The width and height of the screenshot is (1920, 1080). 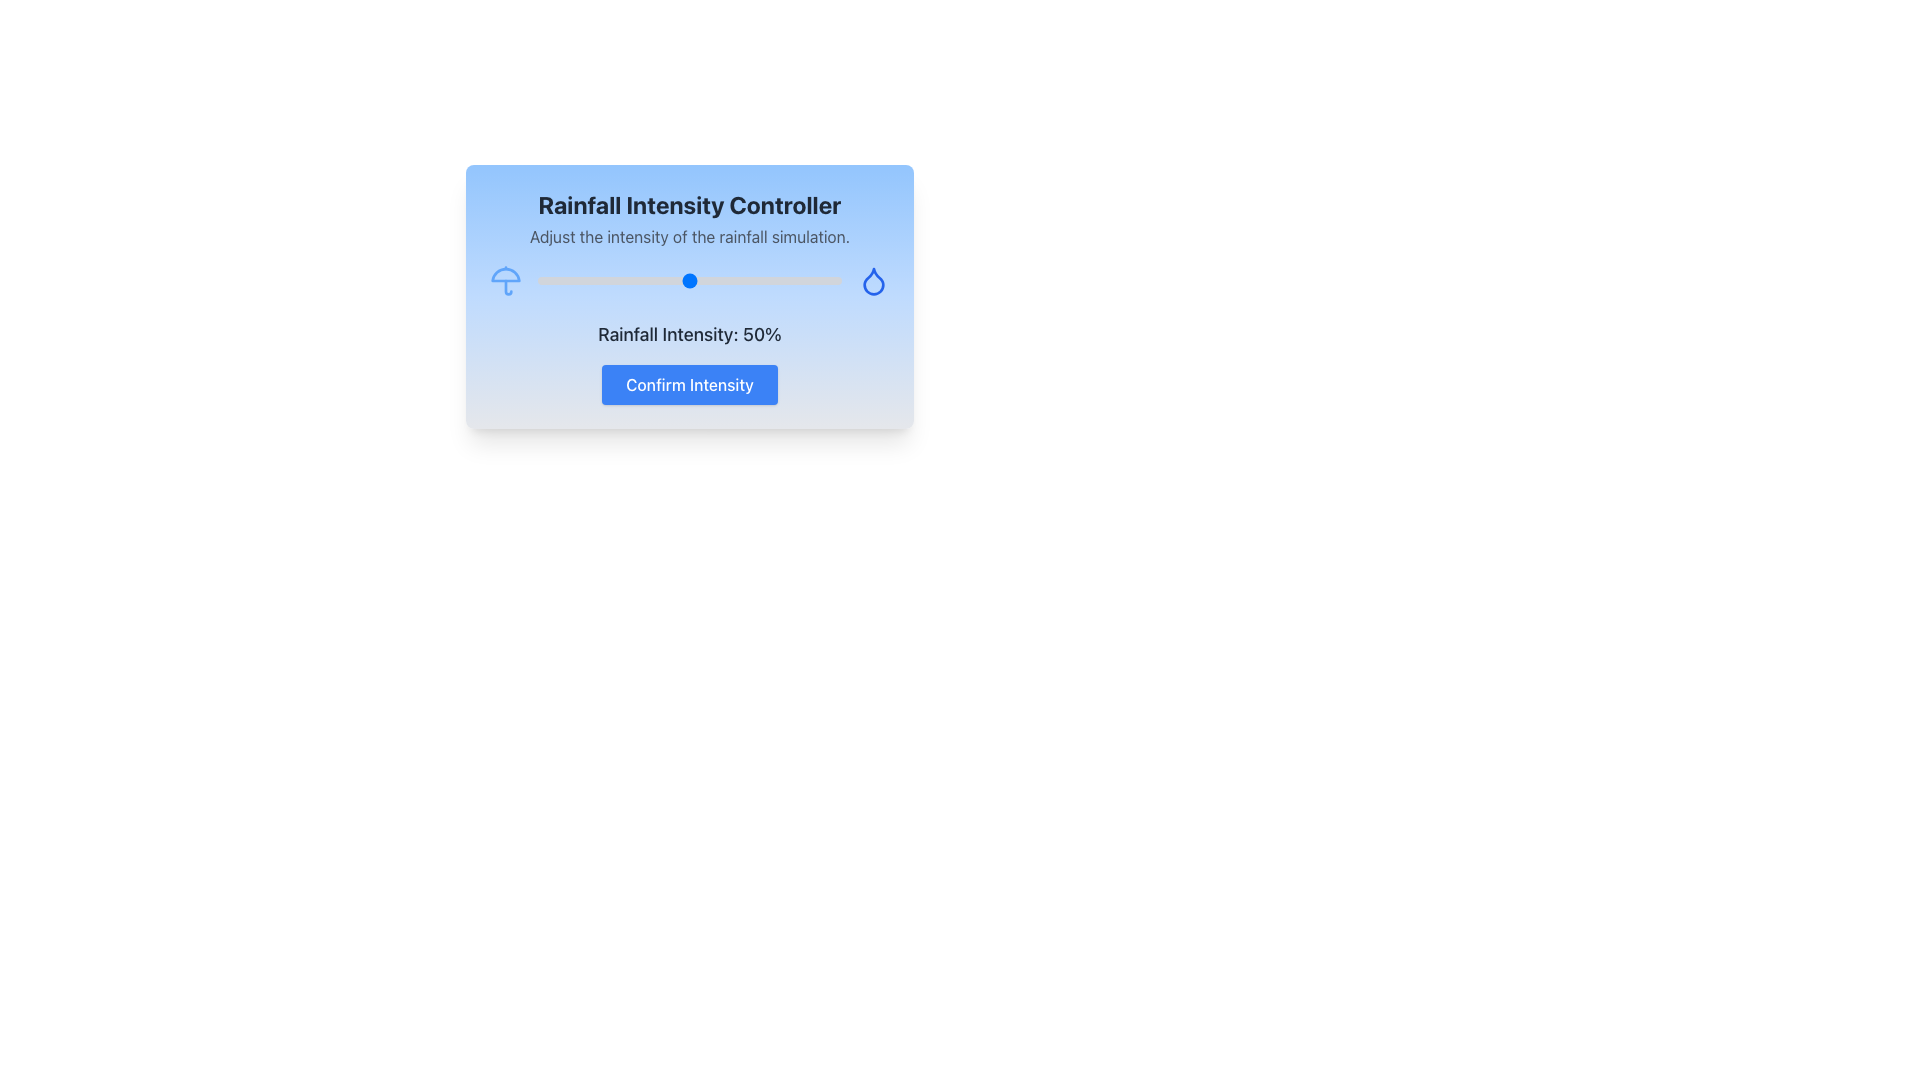 What do you see at coordinates (541, 281) in the screenshot?
I see `the rainfall intensity` at bounding box center [541, 281].